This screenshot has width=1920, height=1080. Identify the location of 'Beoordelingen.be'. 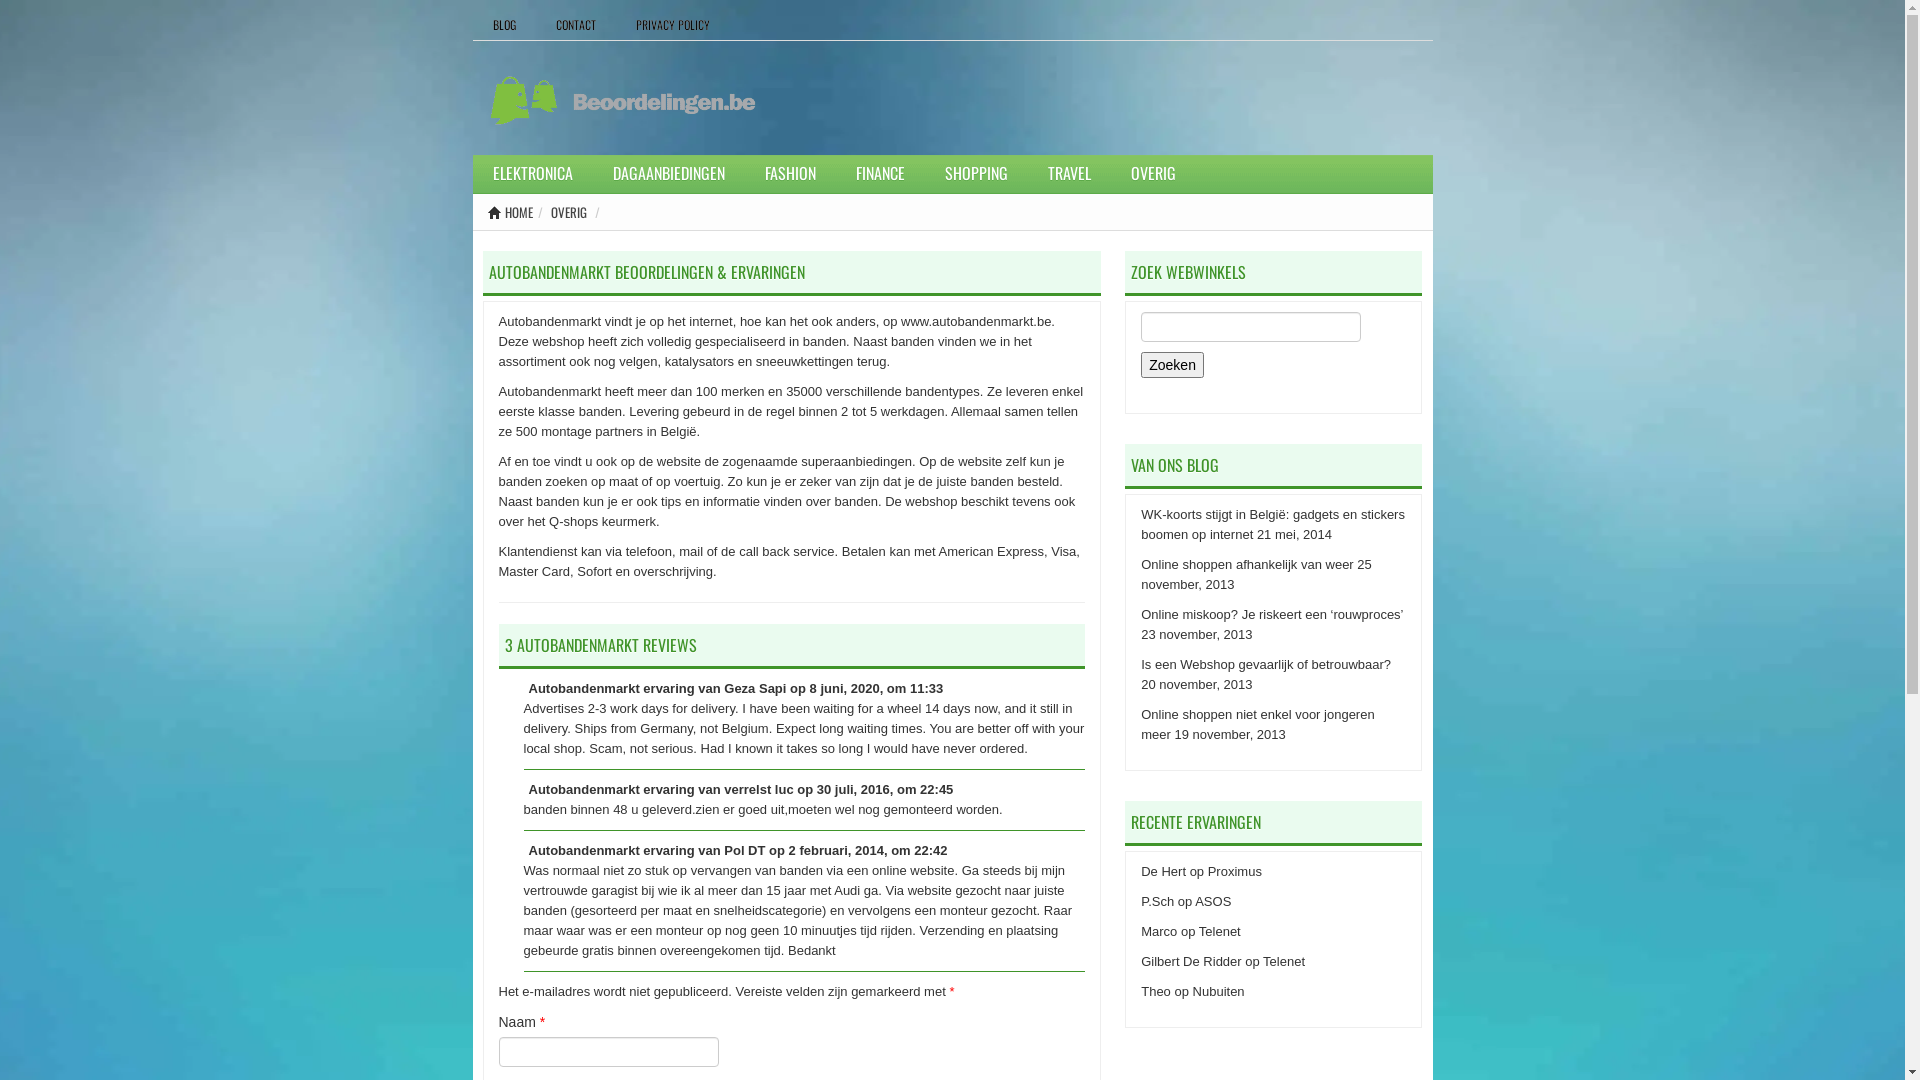
(621, 99).